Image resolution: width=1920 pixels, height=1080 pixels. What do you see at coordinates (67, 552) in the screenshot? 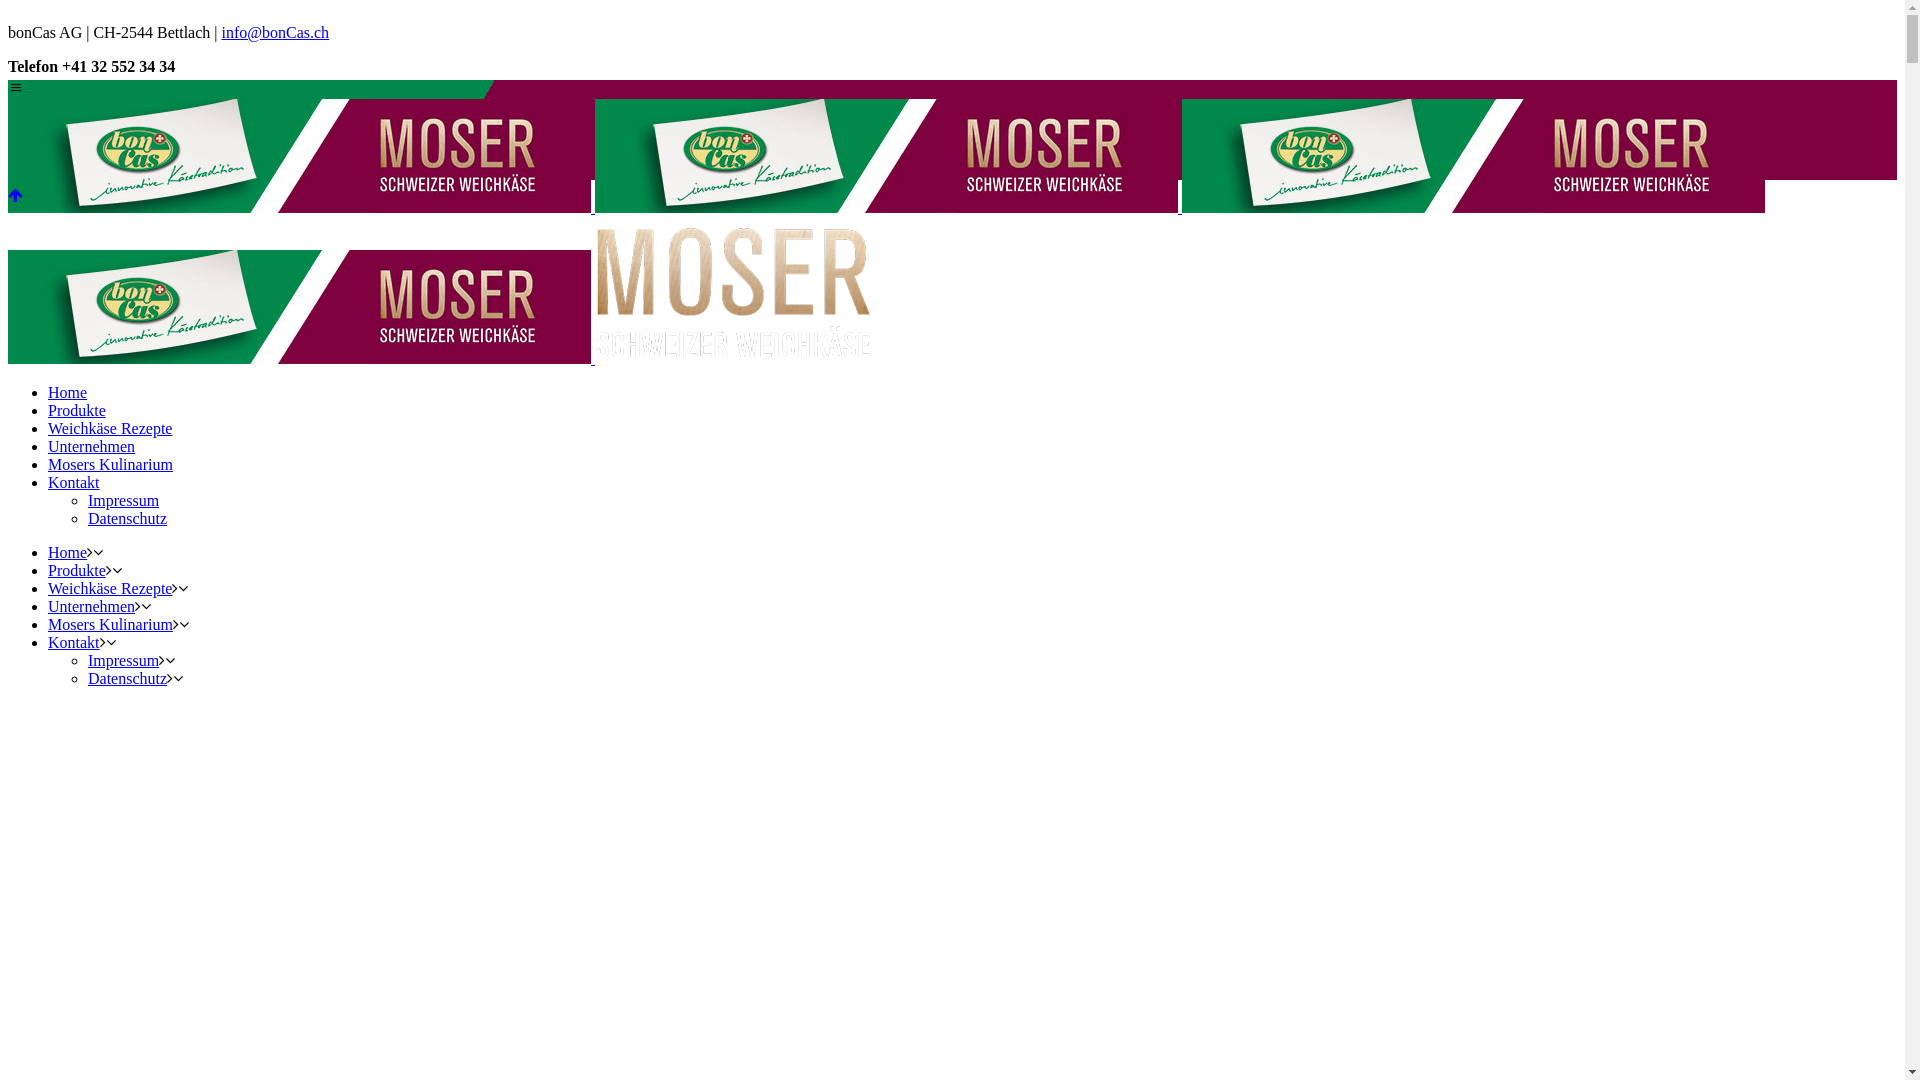
I see `'Home'` at bounding box center [67, 552].